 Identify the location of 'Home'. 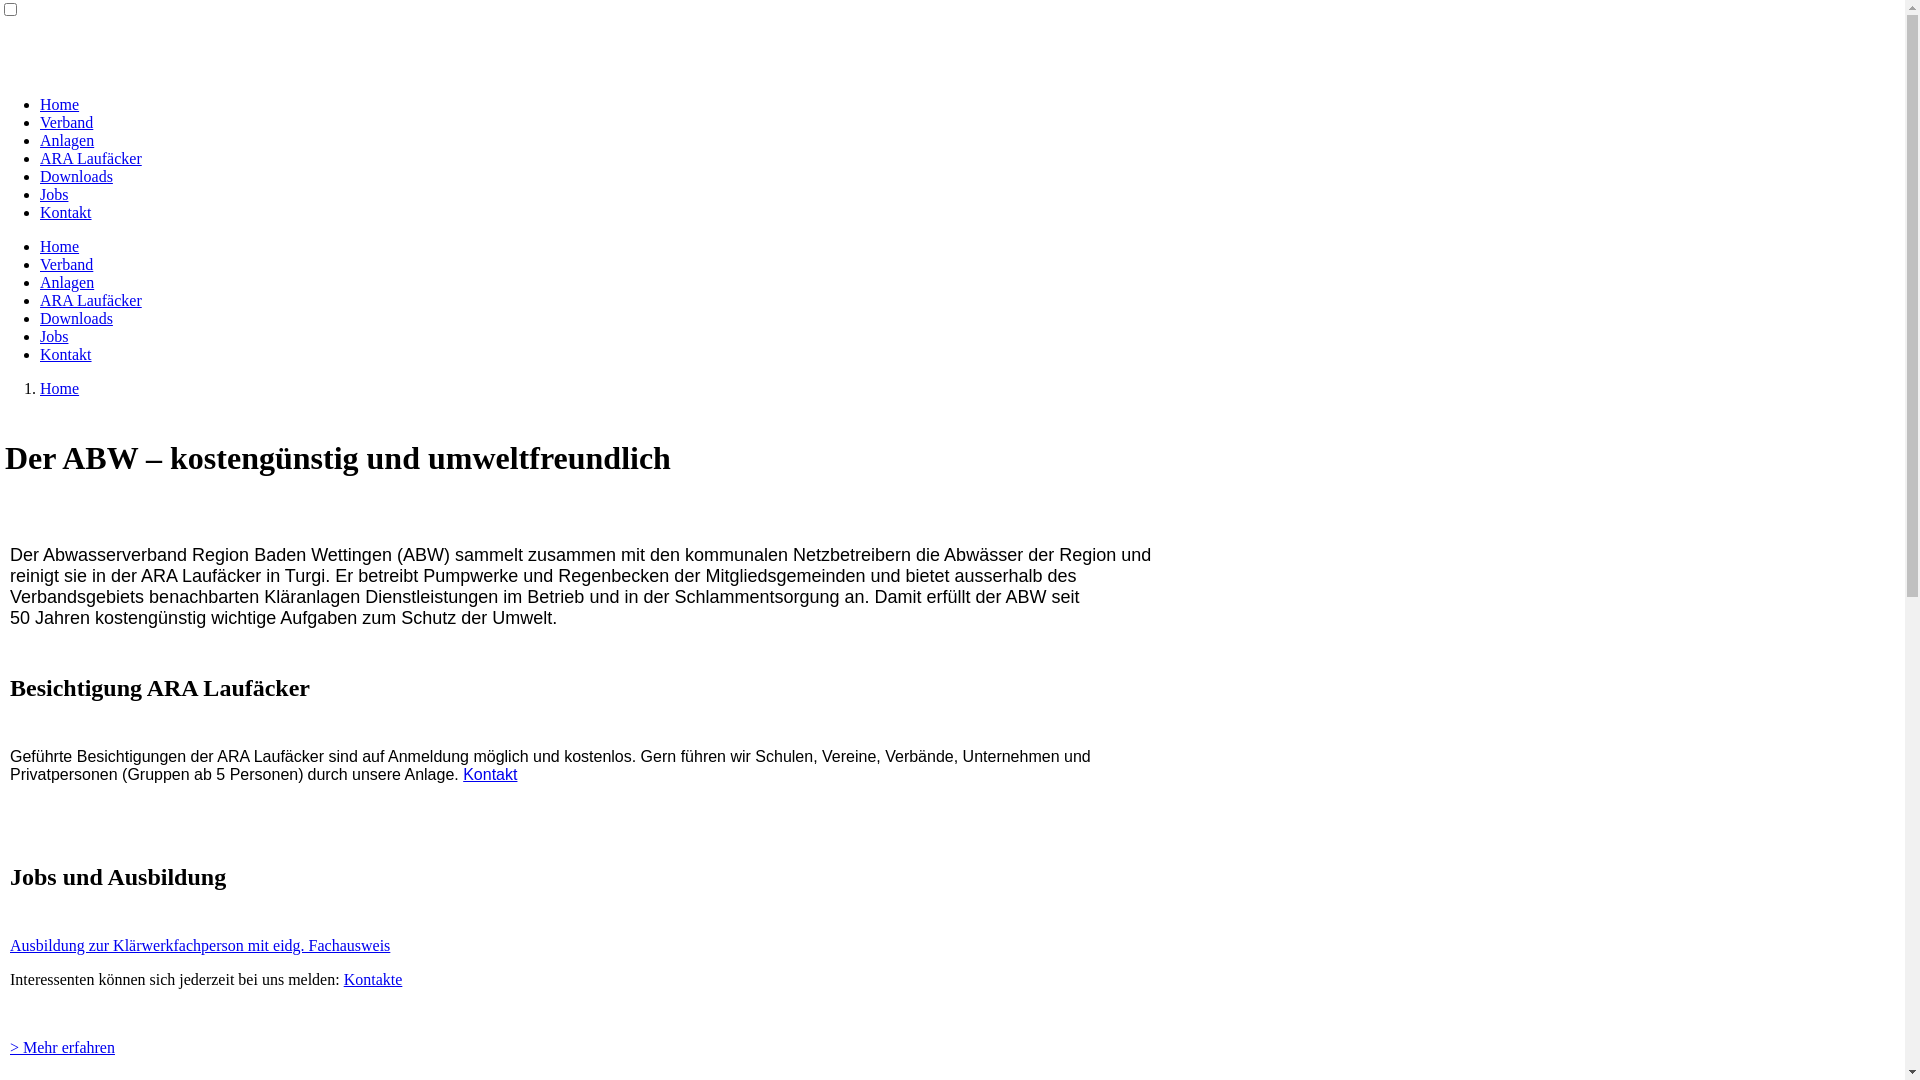
(59, 388).